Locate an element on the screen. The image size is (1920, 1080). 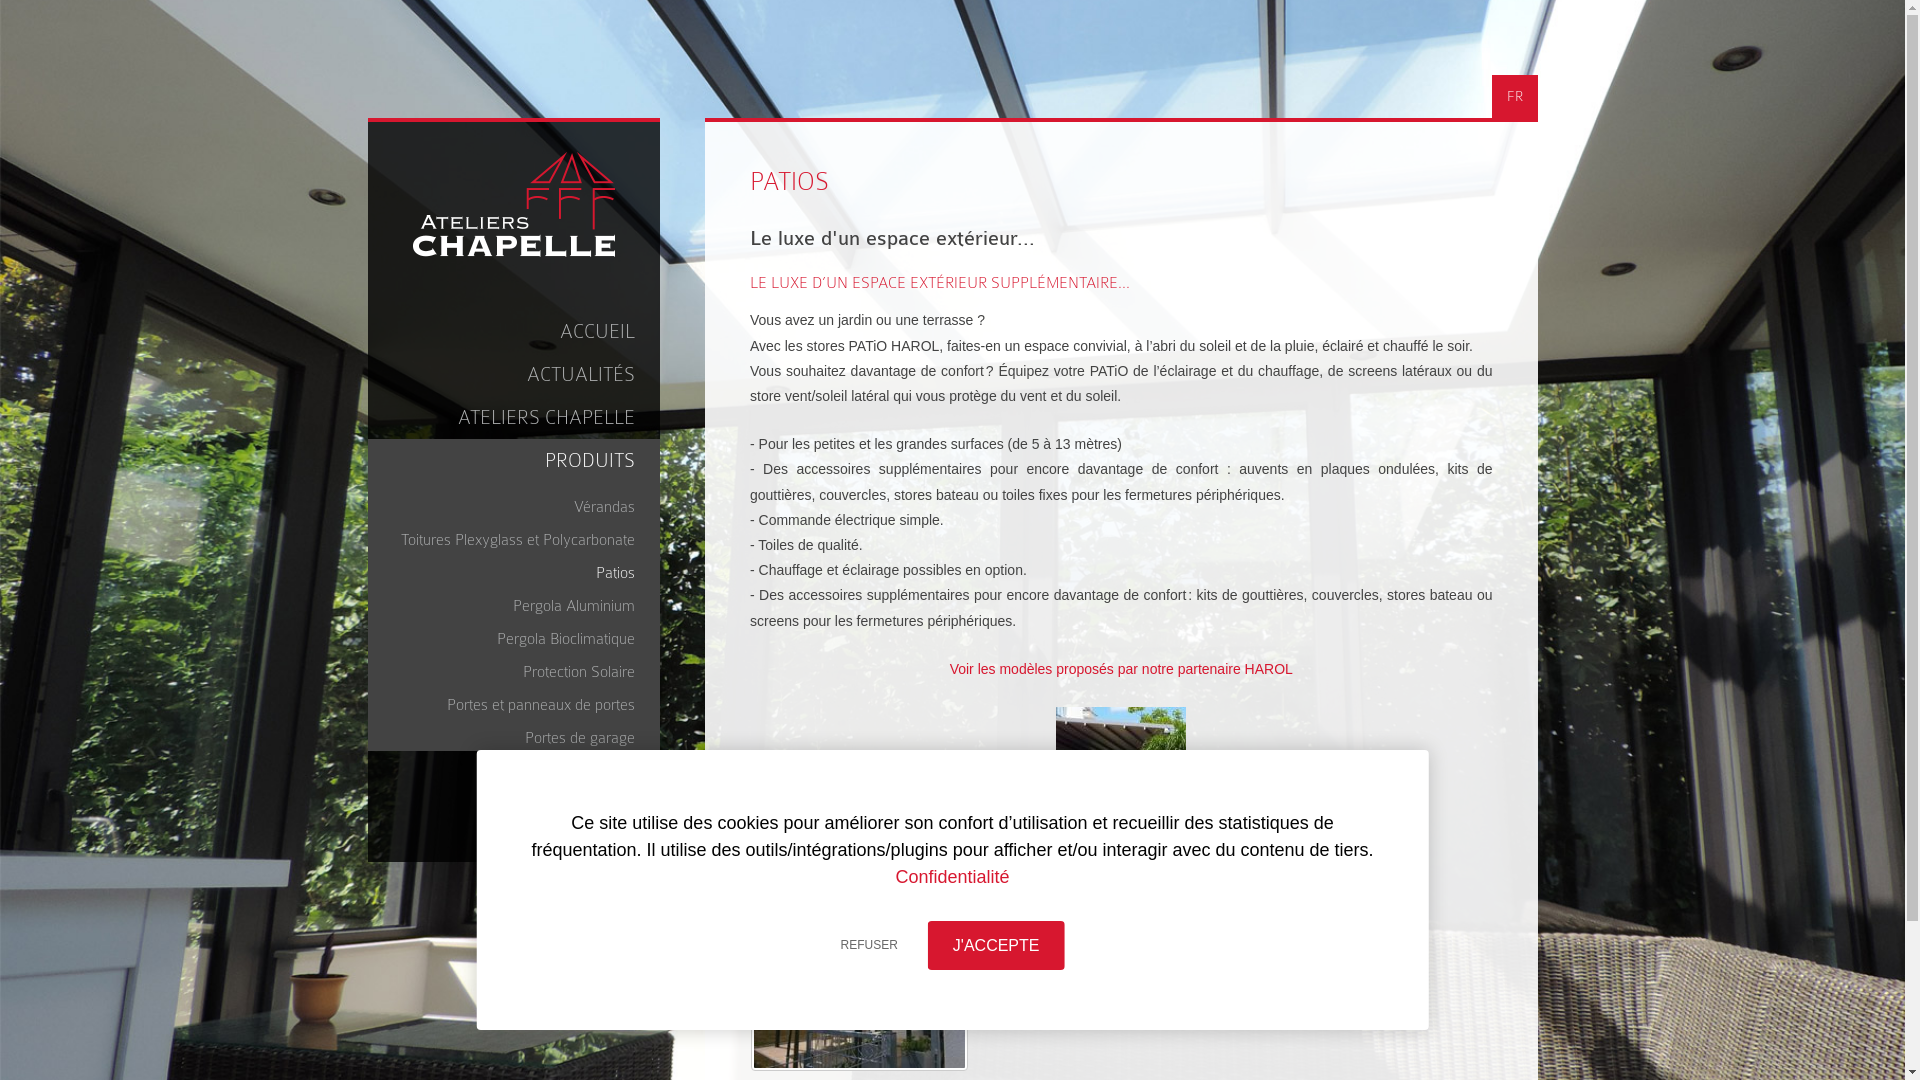
'Protection Solaire' is located at coordinates (519, 668).